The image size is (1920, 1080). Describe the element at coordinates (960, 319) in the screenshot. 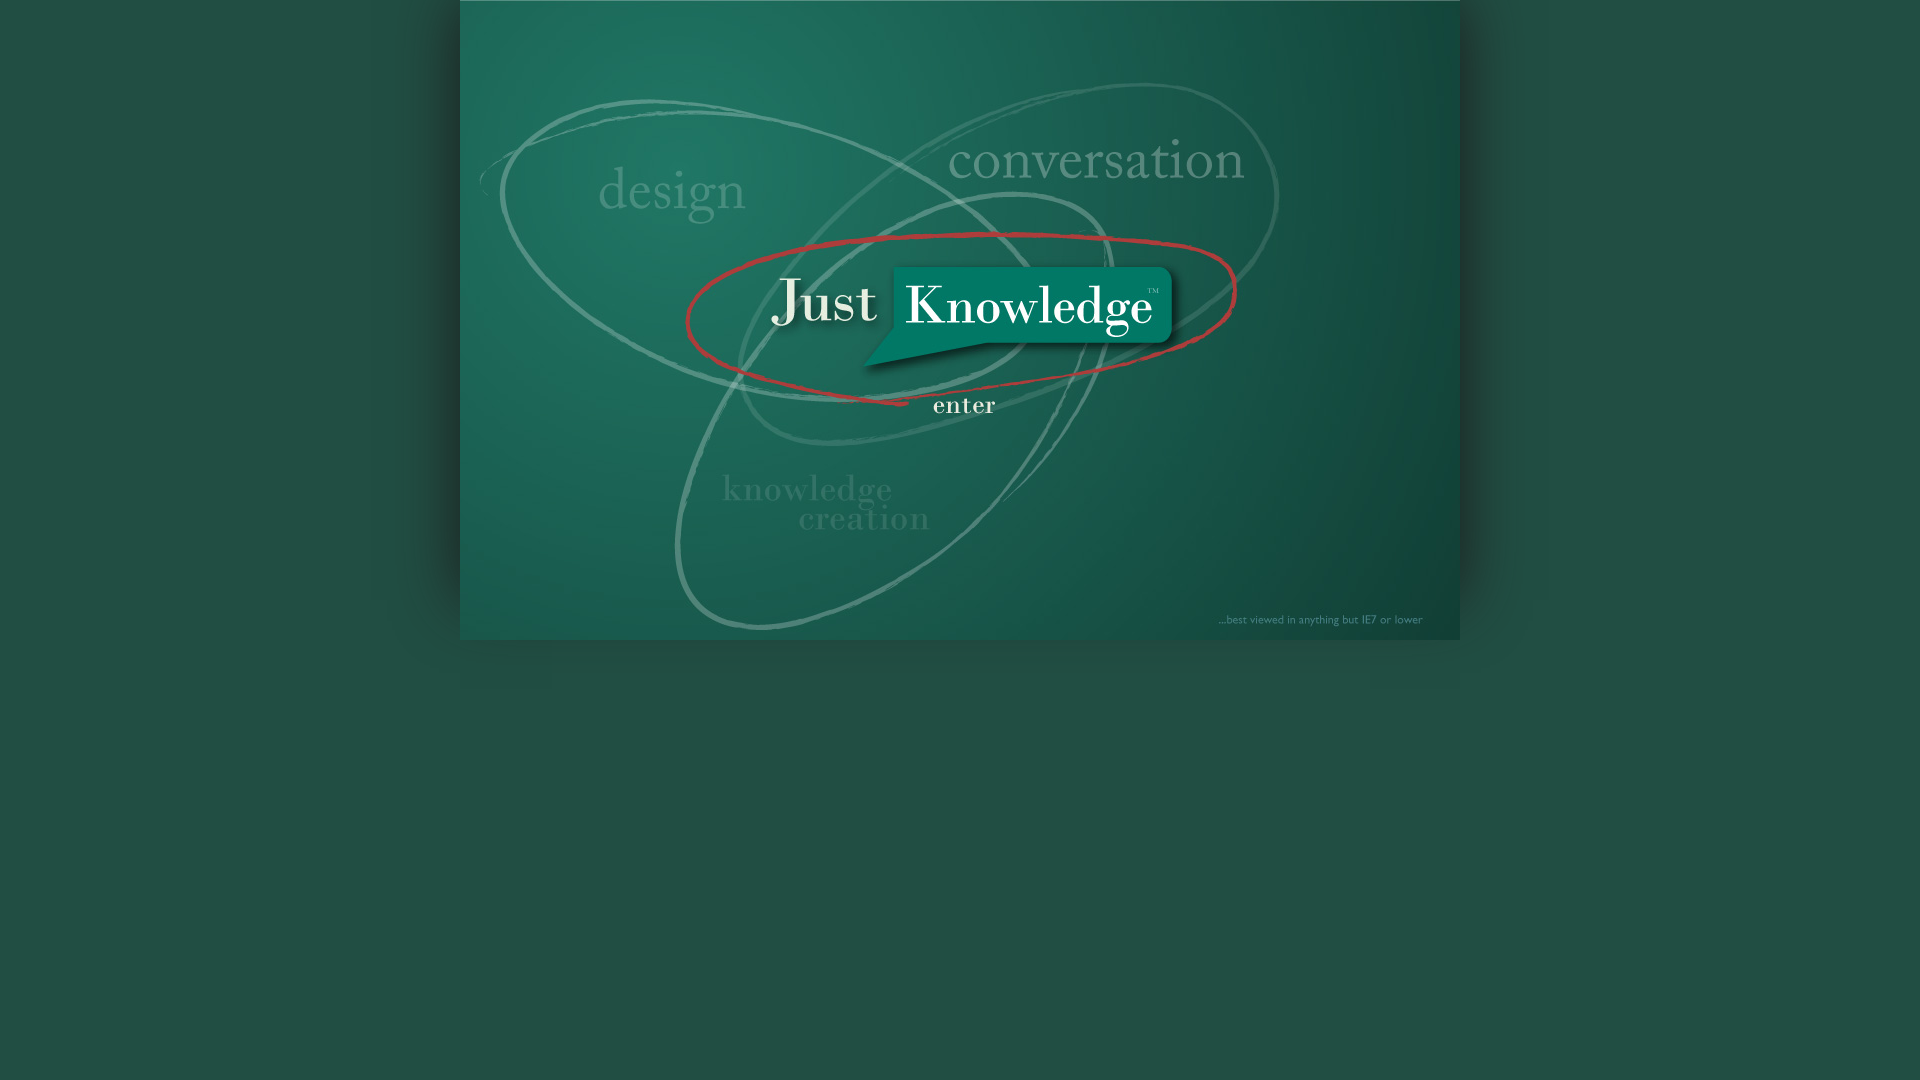

I see `'Enter Site'` at that location.